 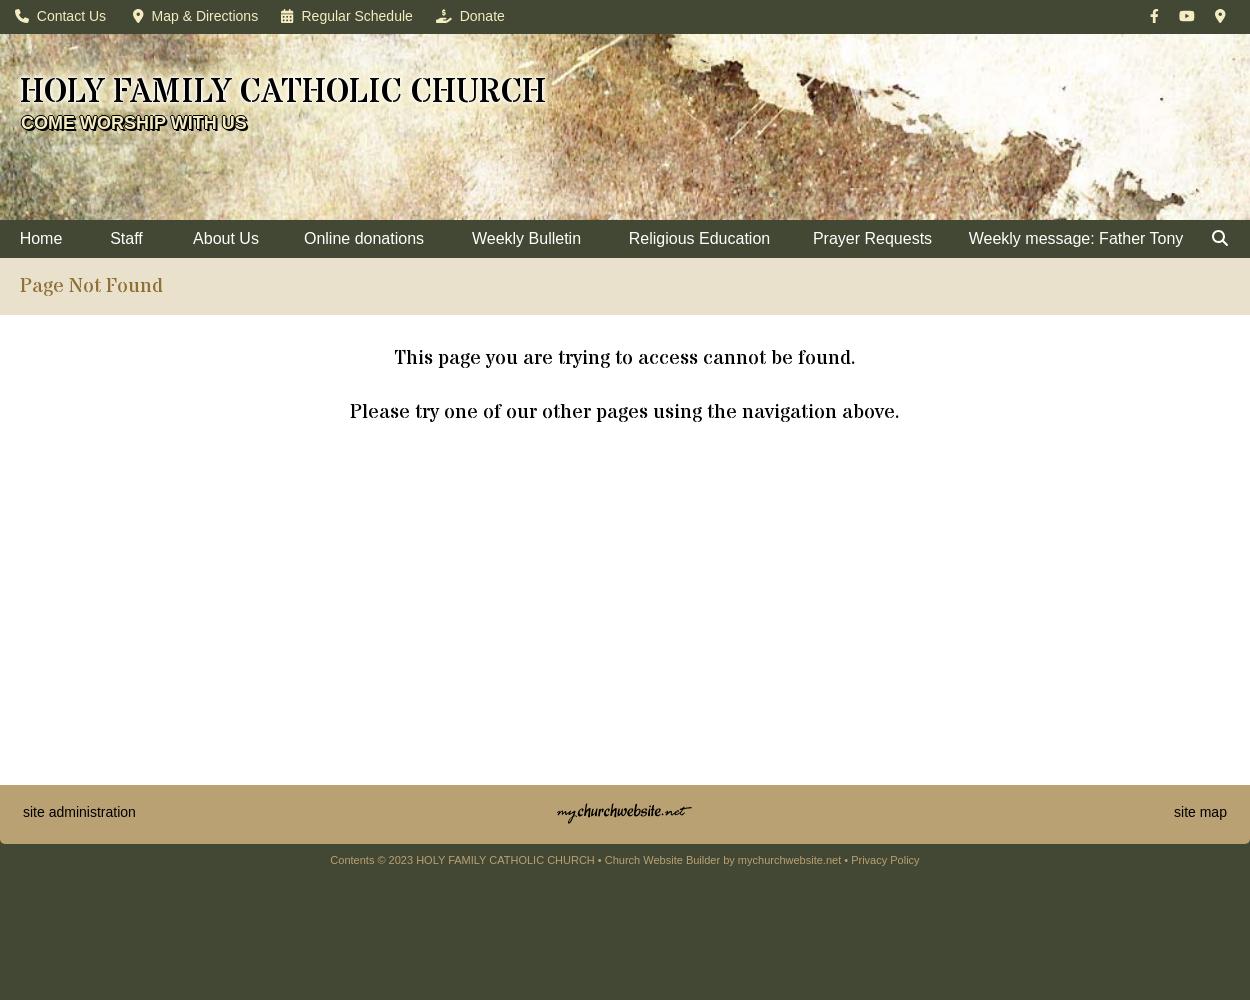 What do you see at coordinates (885, 859) in the screenshot?
I see `'Privacy Policy'` at bounding box center [885, 859].